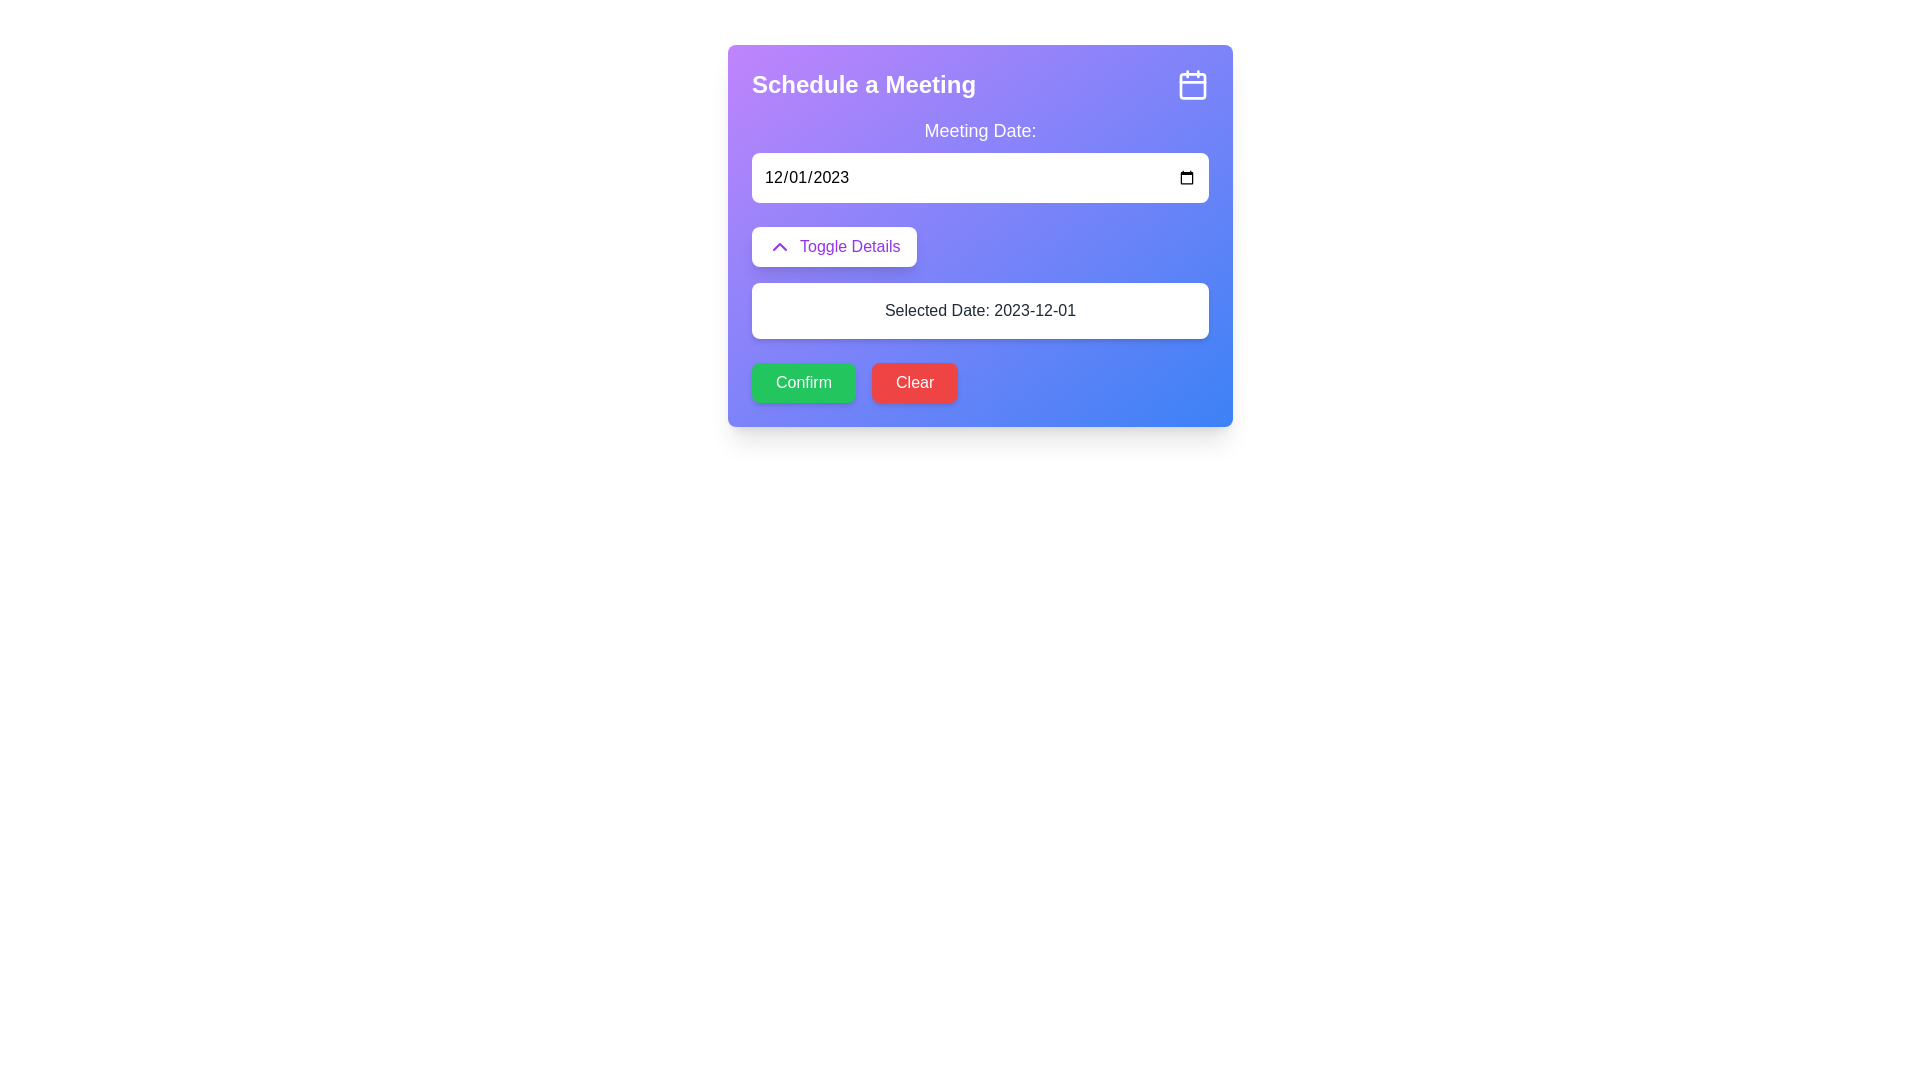  What do you see at coordinates (1193, 83) in the screenshot?
I see `the calendar icon with a bold white outline on a blue square background, located at the top-right corner of the purple box, to the right of the text 'Schedule a Meeting'` at bounding box center [1193, 83].